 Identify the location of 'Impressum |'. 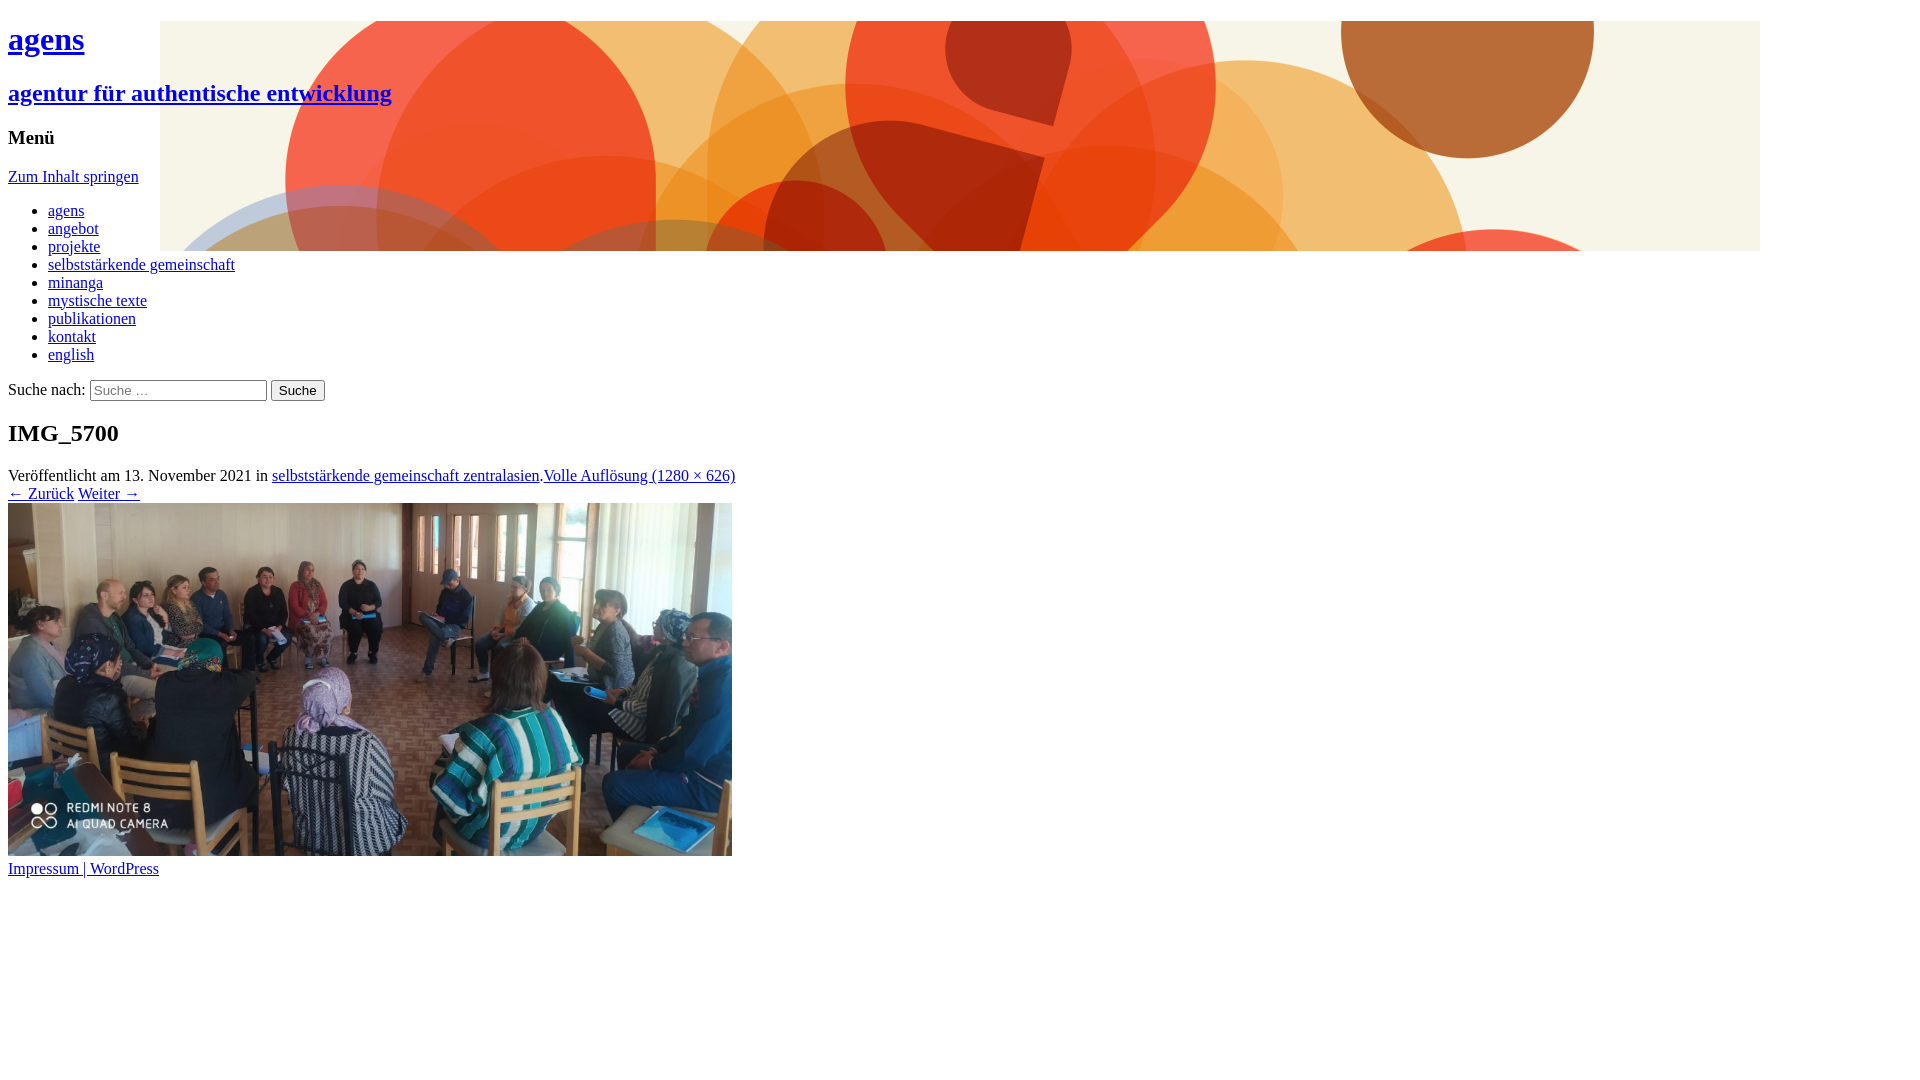
(48, 867).